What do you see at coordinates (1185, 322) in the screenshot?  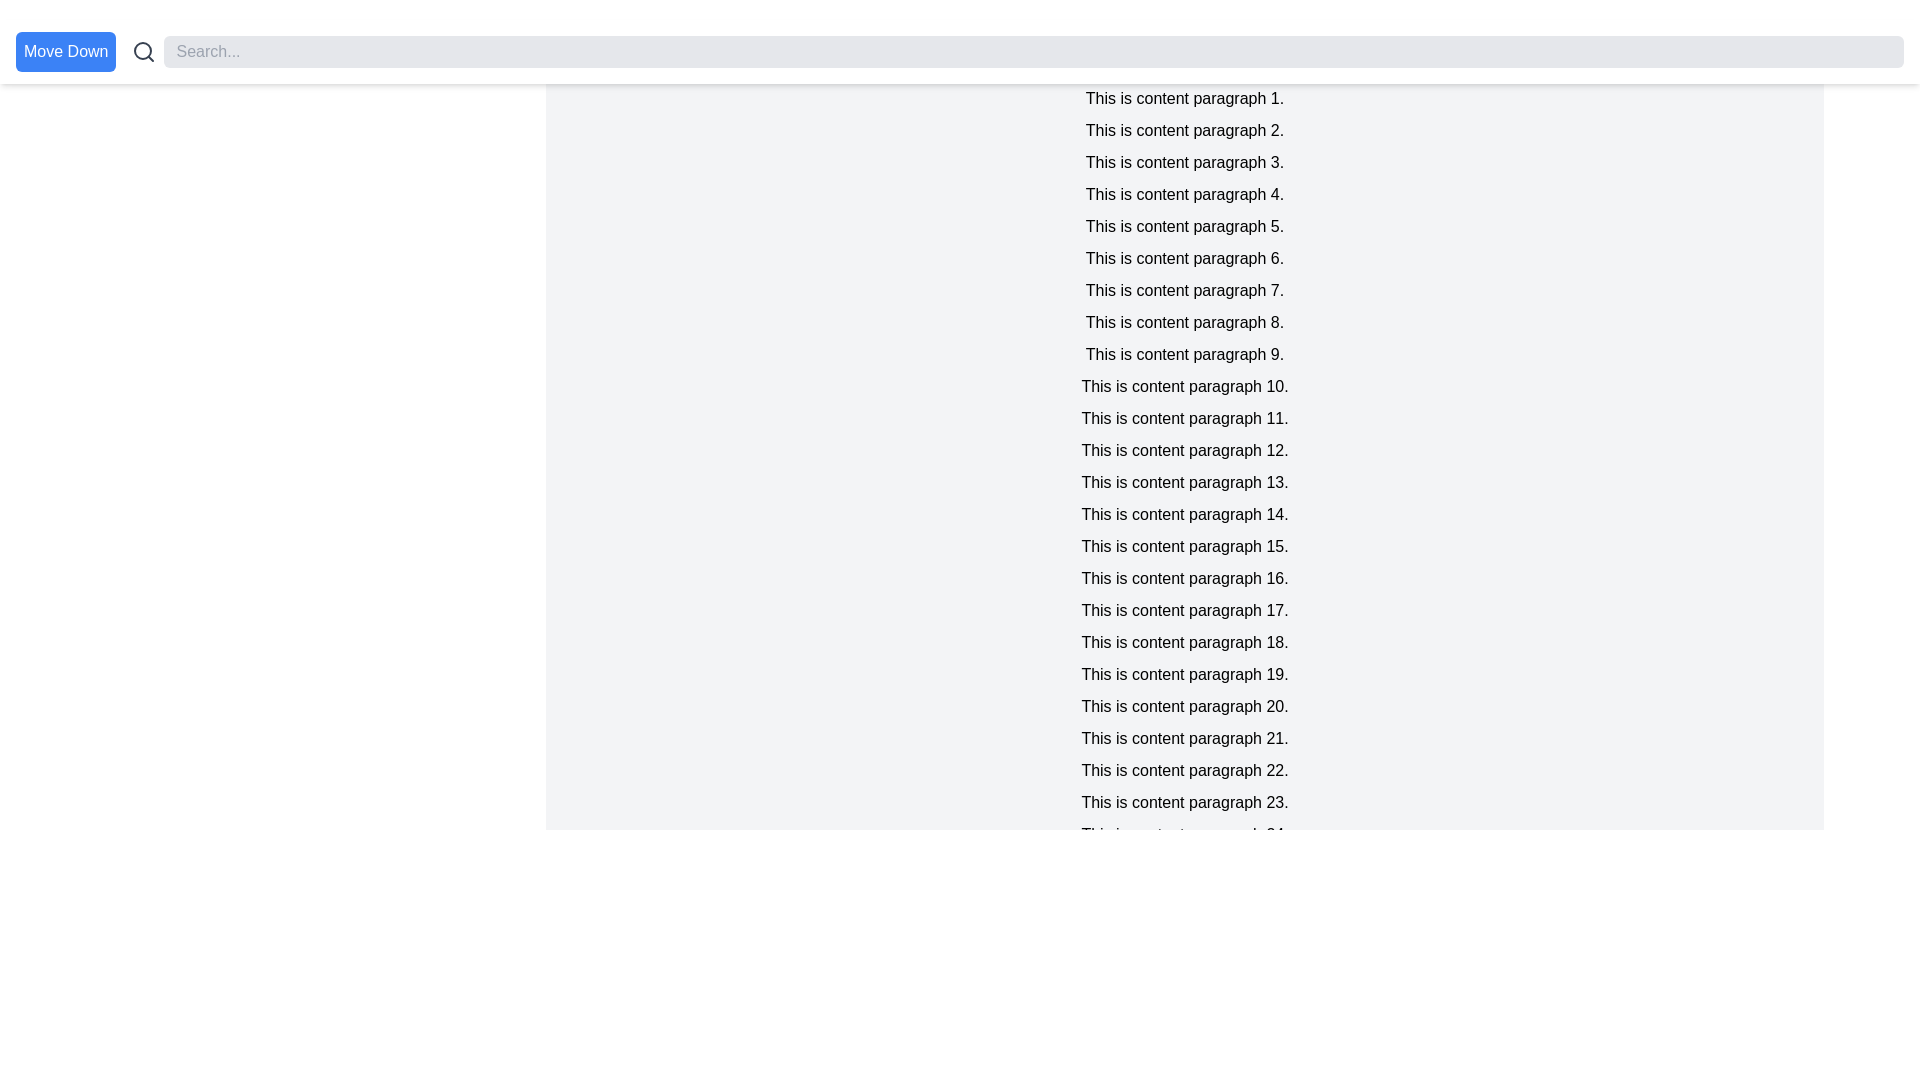 I see `the eighth paragraph text block to focus on it` at bounding box center [1185, 322].